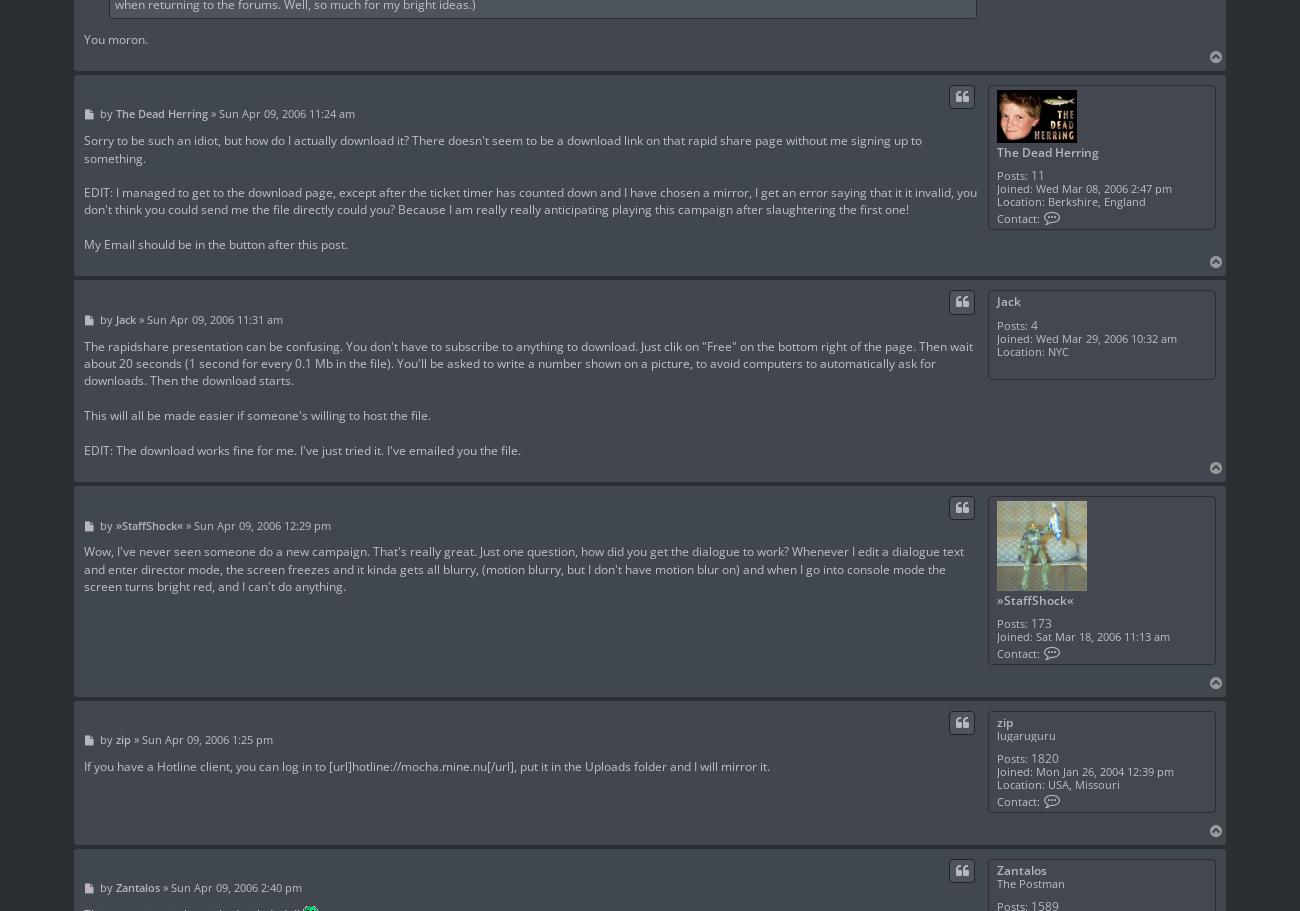 The height and width of the screenshot is (911, 1300). Describe the element at coordinates (256, 414) in the screenshot. I see `'This will all be made easier if someone's willing to host the file.'` at that location.